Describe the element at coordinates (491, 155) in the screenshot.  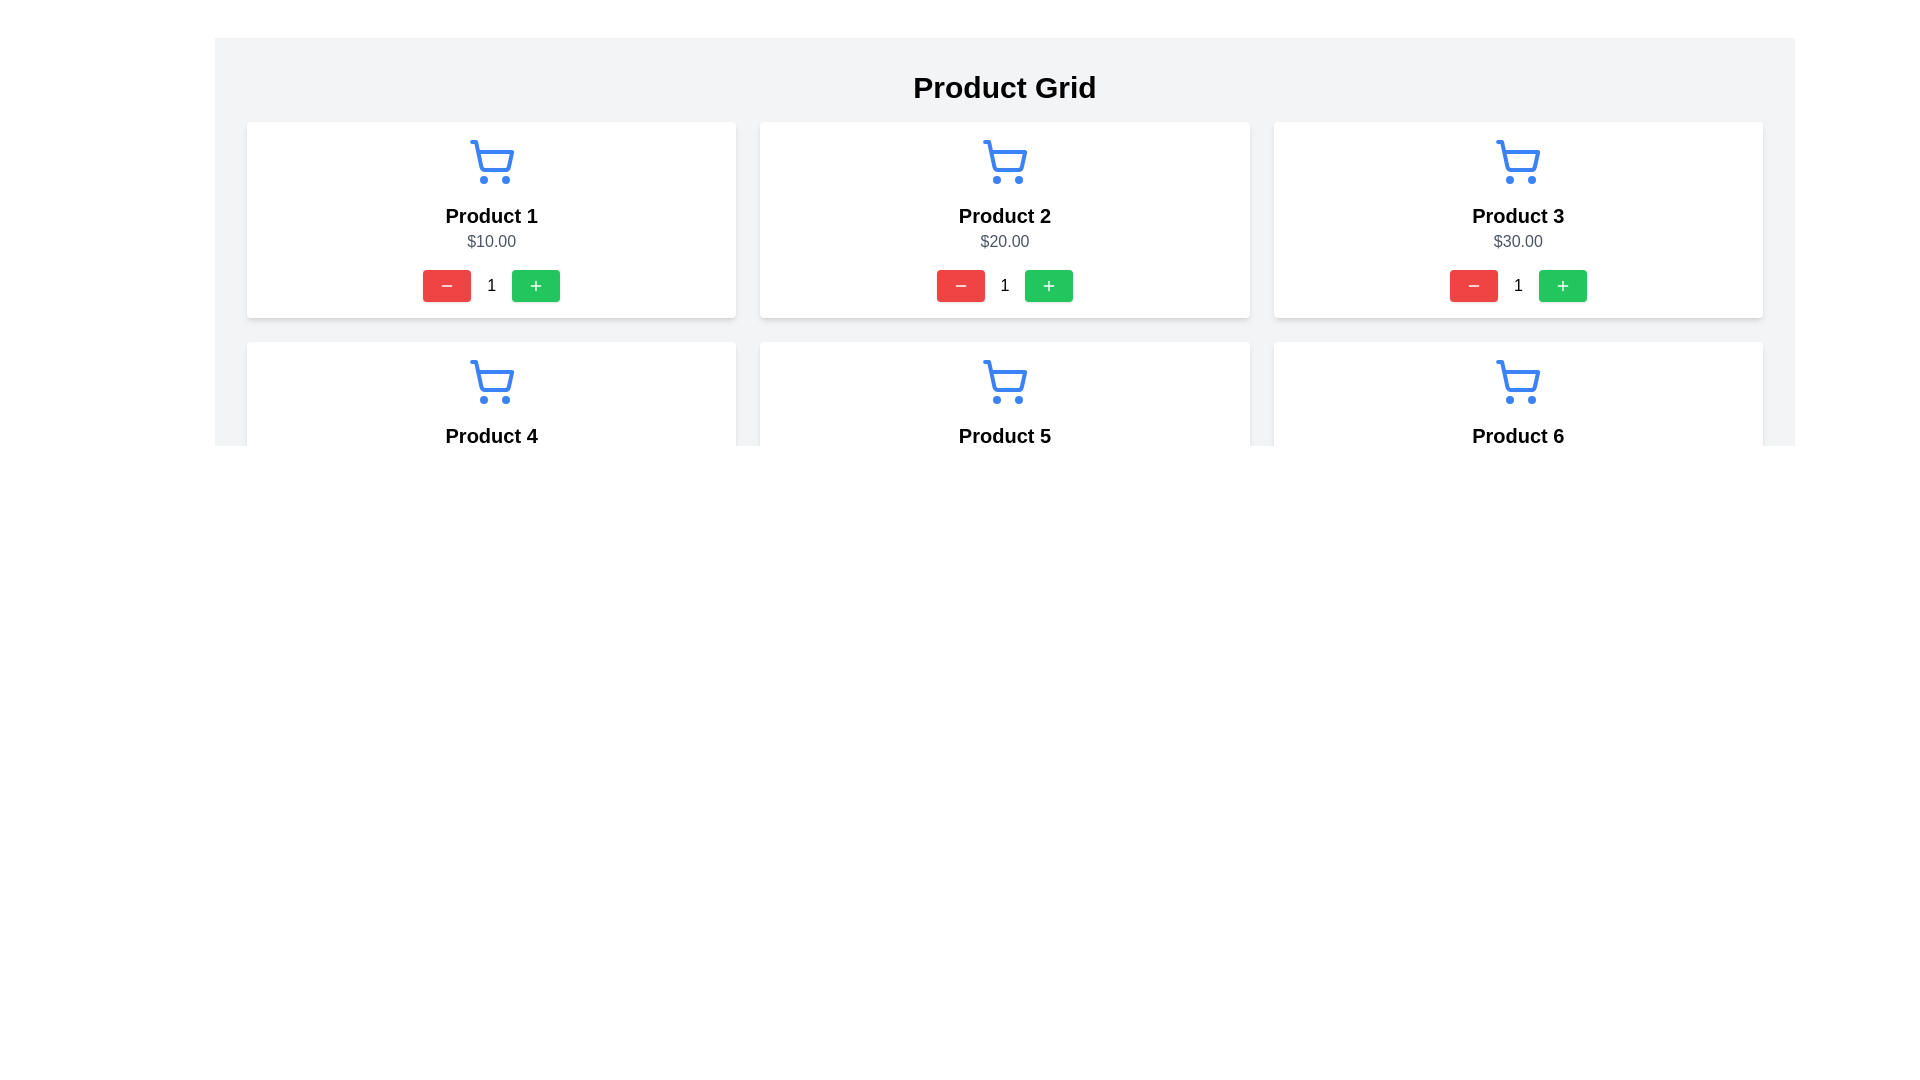
I see `the decorative graphical component of the shopping cart icon for 'Product 1', which is located in the top row and leftmost column of the product grid` at that location.